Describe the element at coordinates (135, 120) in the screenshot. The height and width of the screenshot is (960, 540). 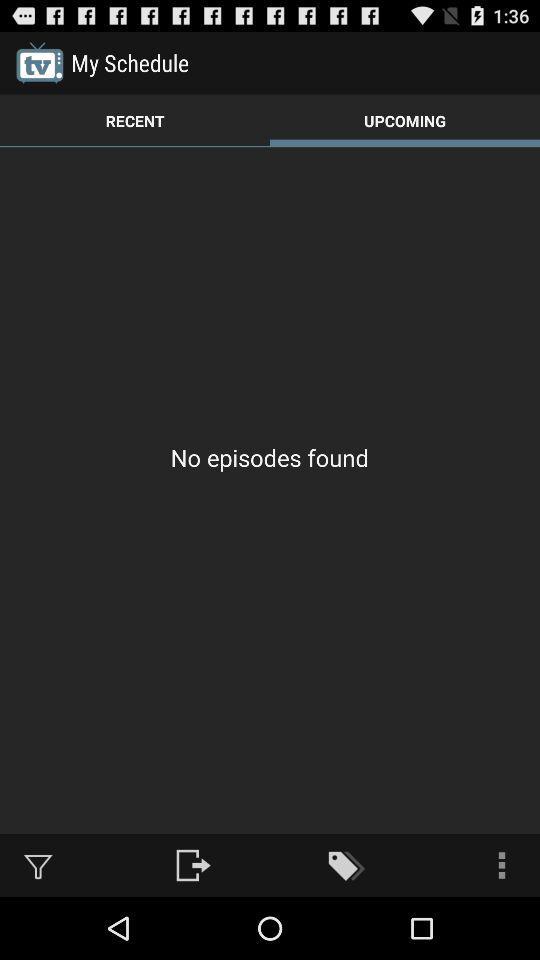
I see `recent icon` at that location.